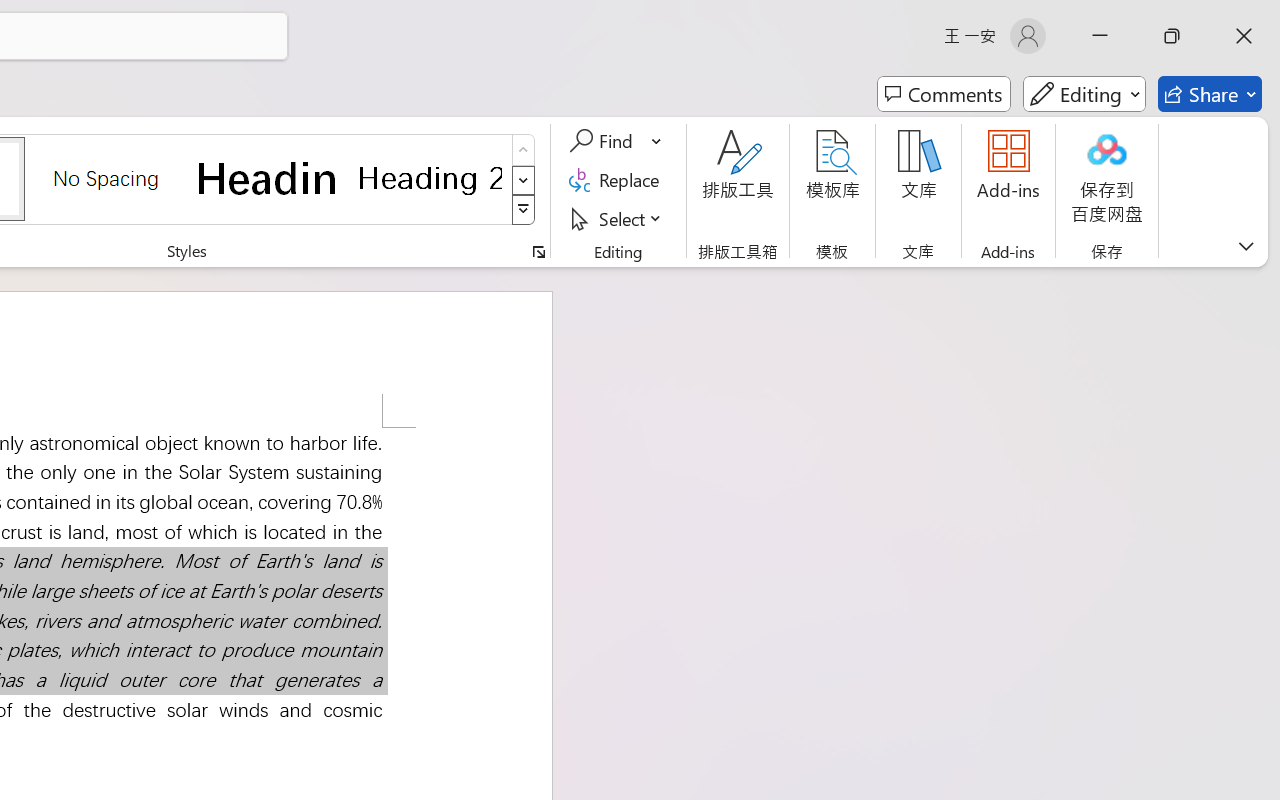 Image resolution: width=1280 pixels, height=800 pixels. Describe the element at coordinates (523, 210) in the screenshot. I see `'Styles'` at that location.